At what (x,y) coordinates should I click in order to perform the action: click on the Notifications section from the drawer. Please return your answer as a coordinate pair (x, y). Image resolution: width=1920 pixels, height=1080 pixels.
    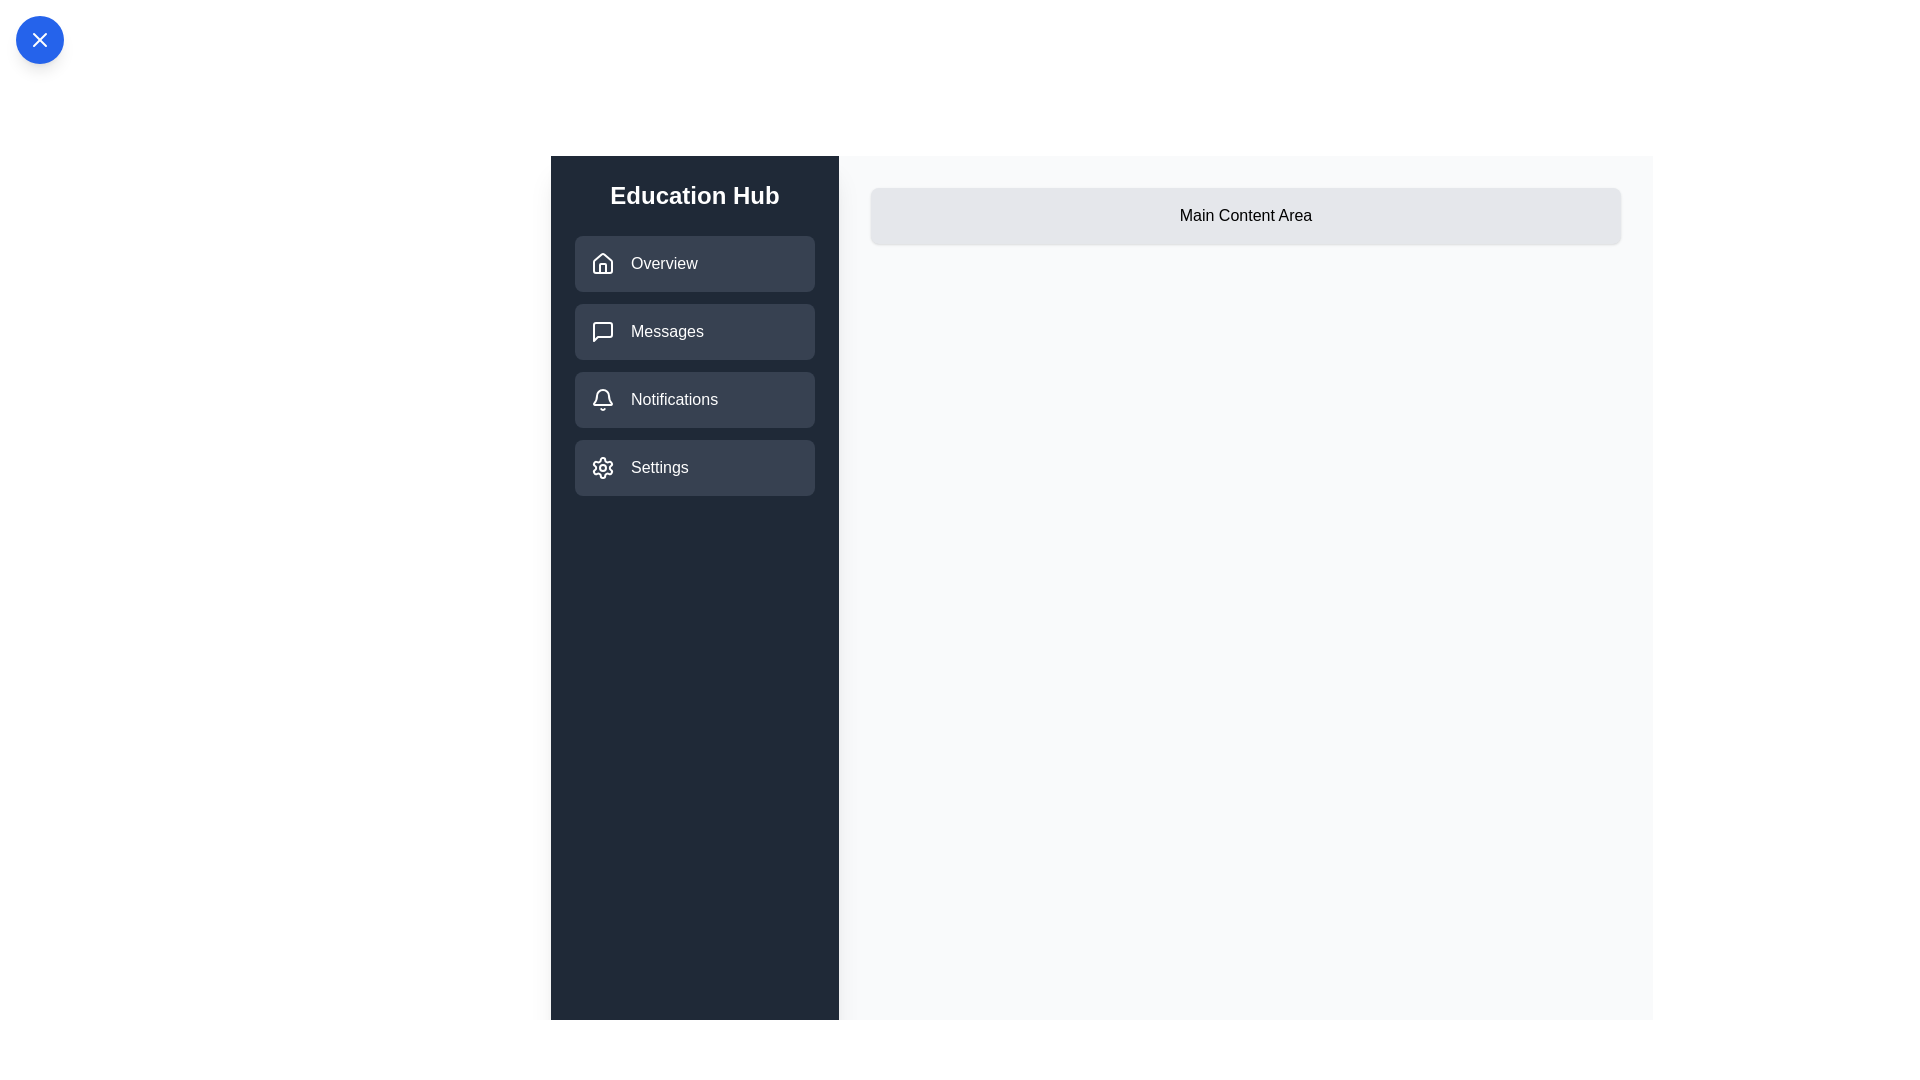
    Looking at the image, I should click on (695, 400).